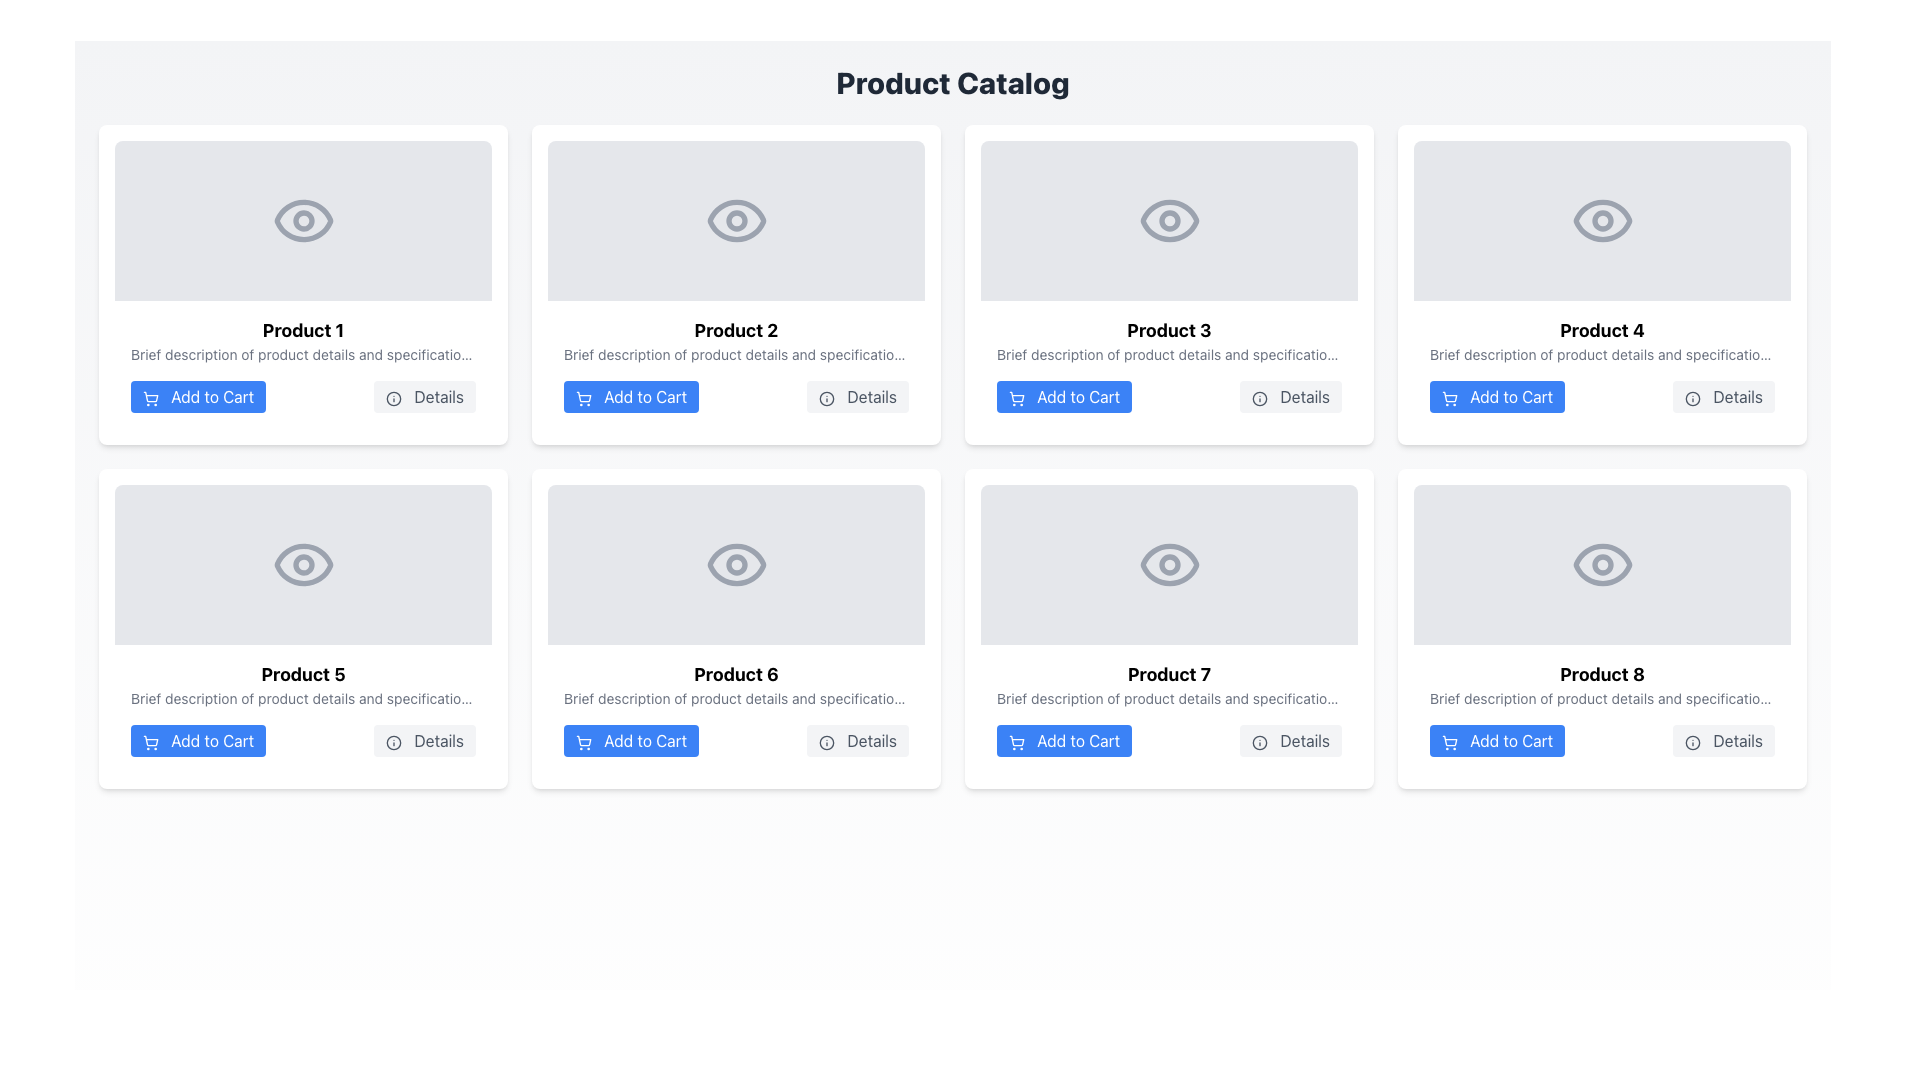 The width and height of the screenshot is (1920, 1080). Describe the element at coordinates (630, 397) in the screenshot. I see `the 'Add to Cart' button, which is white text on a blue background with rounded corners, to change its color to a darker blue` at that location.